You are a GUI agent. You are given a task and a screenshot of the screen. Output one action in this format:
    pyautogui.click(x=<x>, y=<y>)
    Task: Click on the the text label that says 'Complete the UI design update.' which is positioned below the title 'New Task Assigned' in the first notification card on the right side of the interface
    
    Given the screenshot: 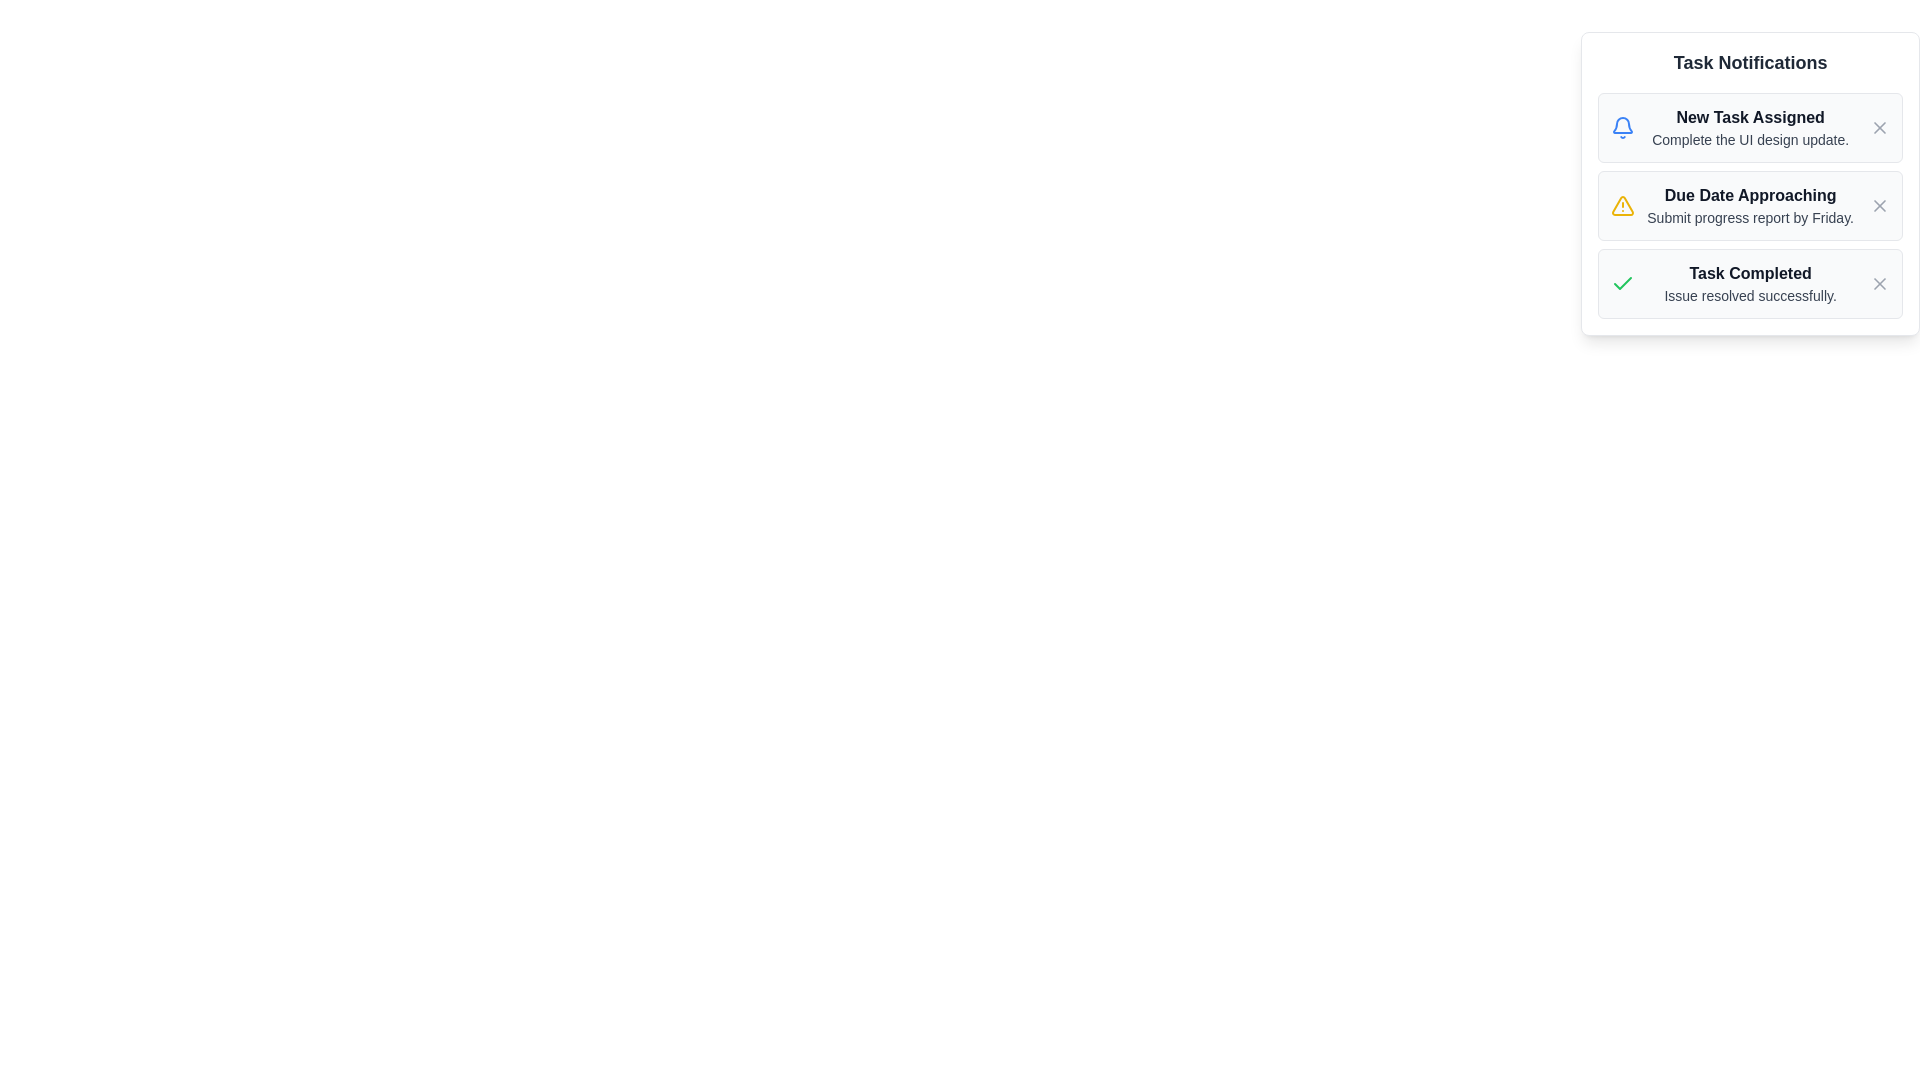 What is the action you would take?
    pyautogui.click(x=1749, y=138)
    